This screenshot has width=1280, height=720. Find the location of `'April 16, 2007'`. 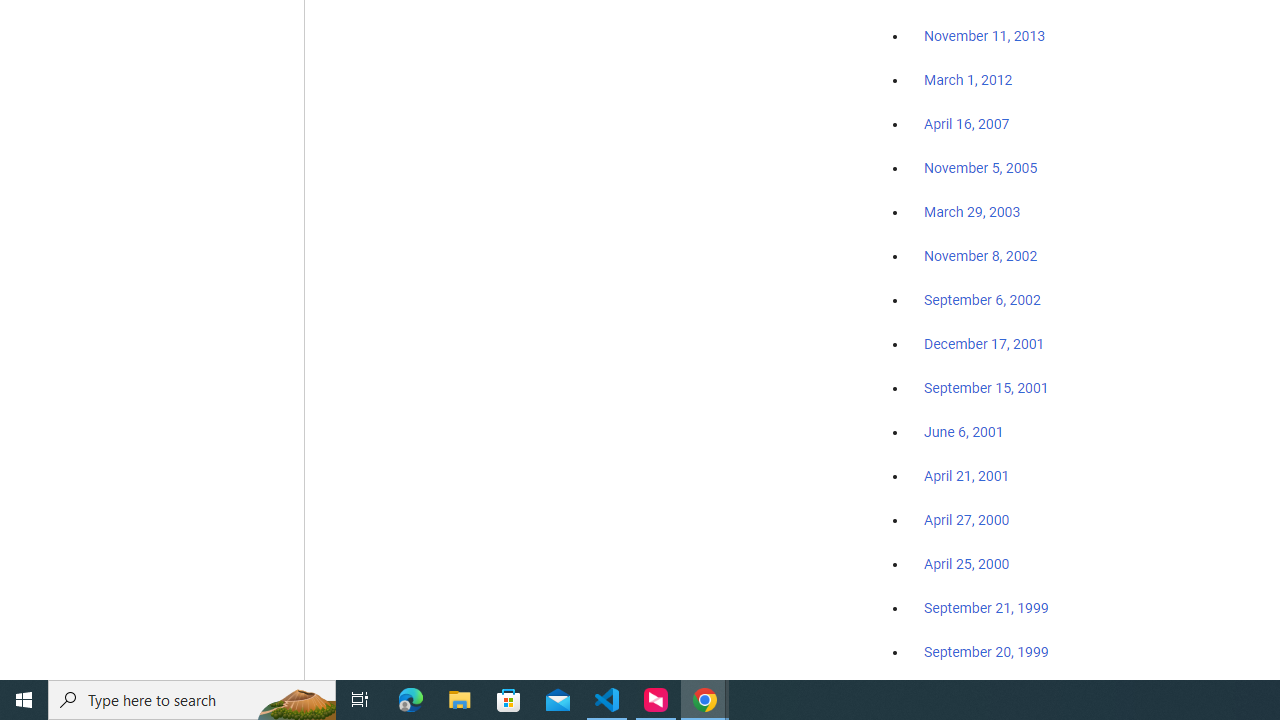

'April 16, 2007' is located at coordinates (967, 124).